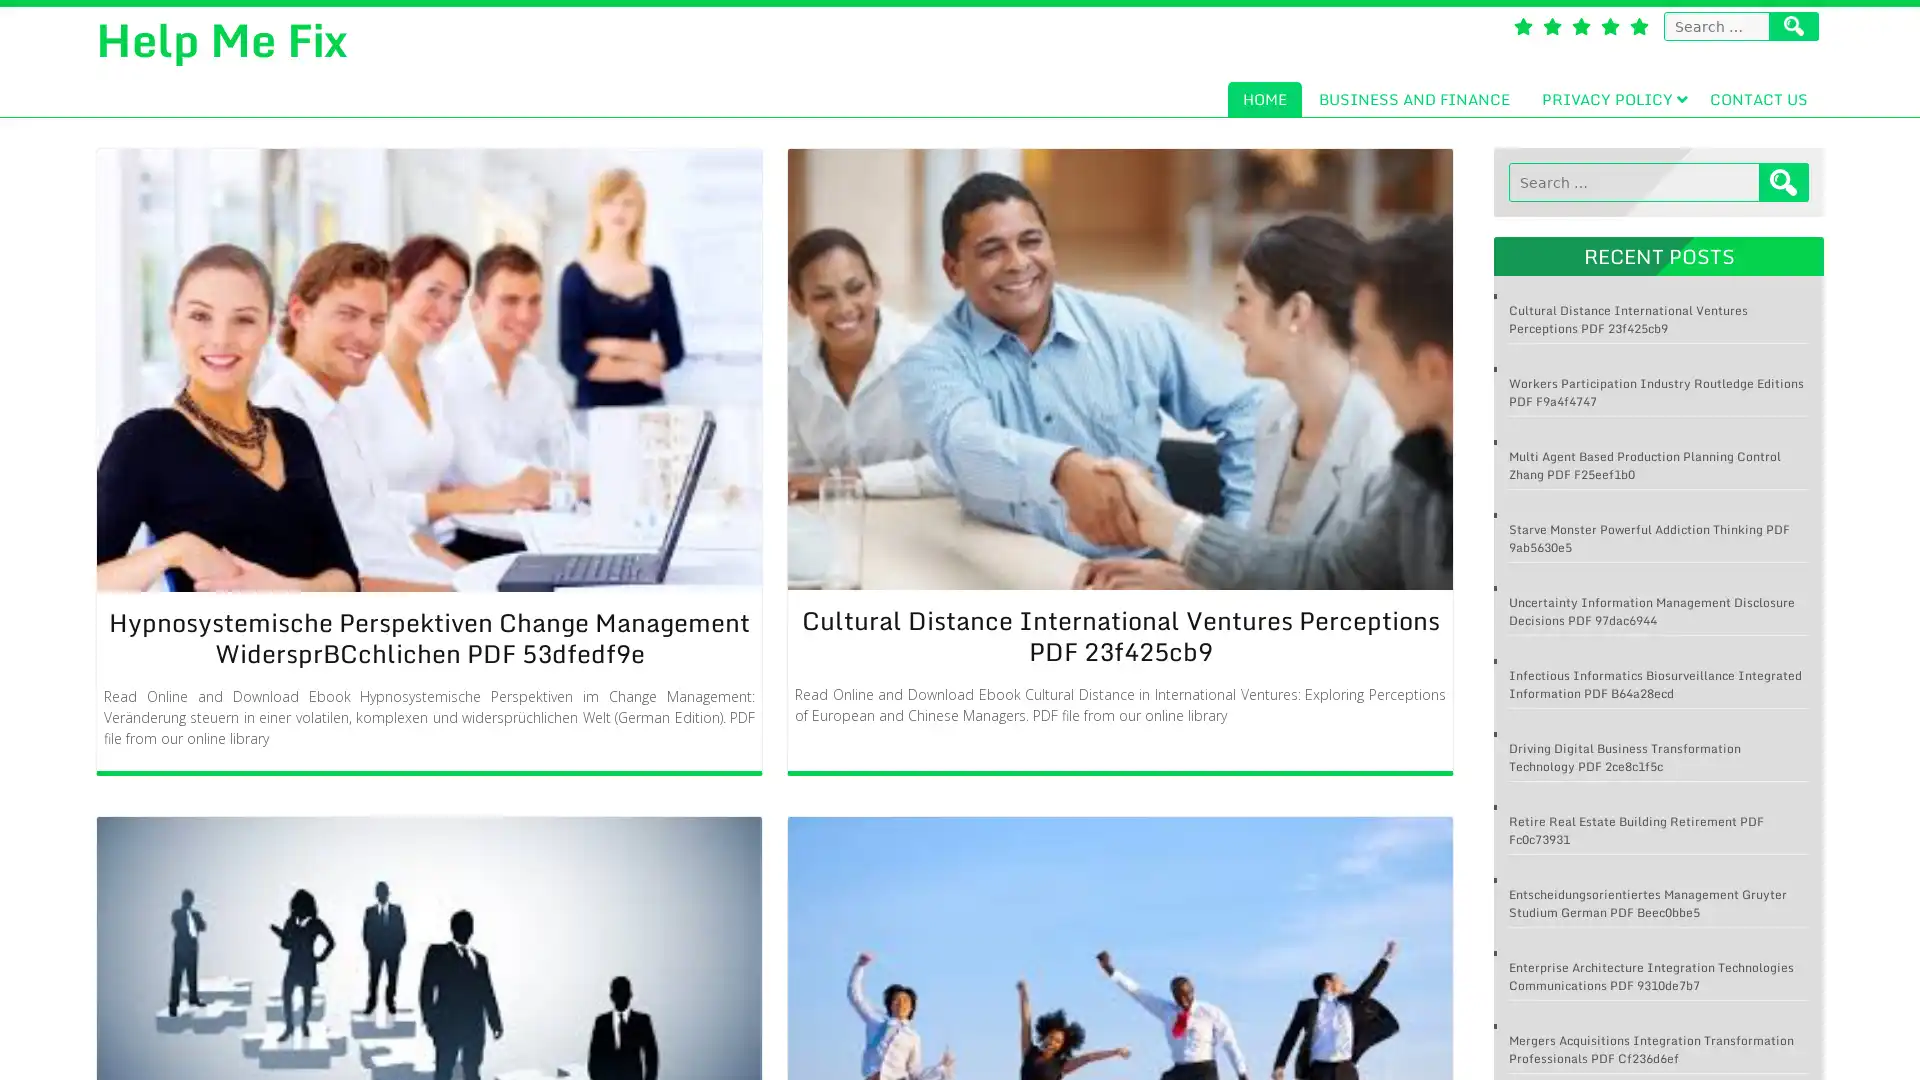 Image resolution: width=1920 pixels, height=1080 pixels. Describe the element at coordinates (1784, 182) in the screenshot. I see `Search` at that location.